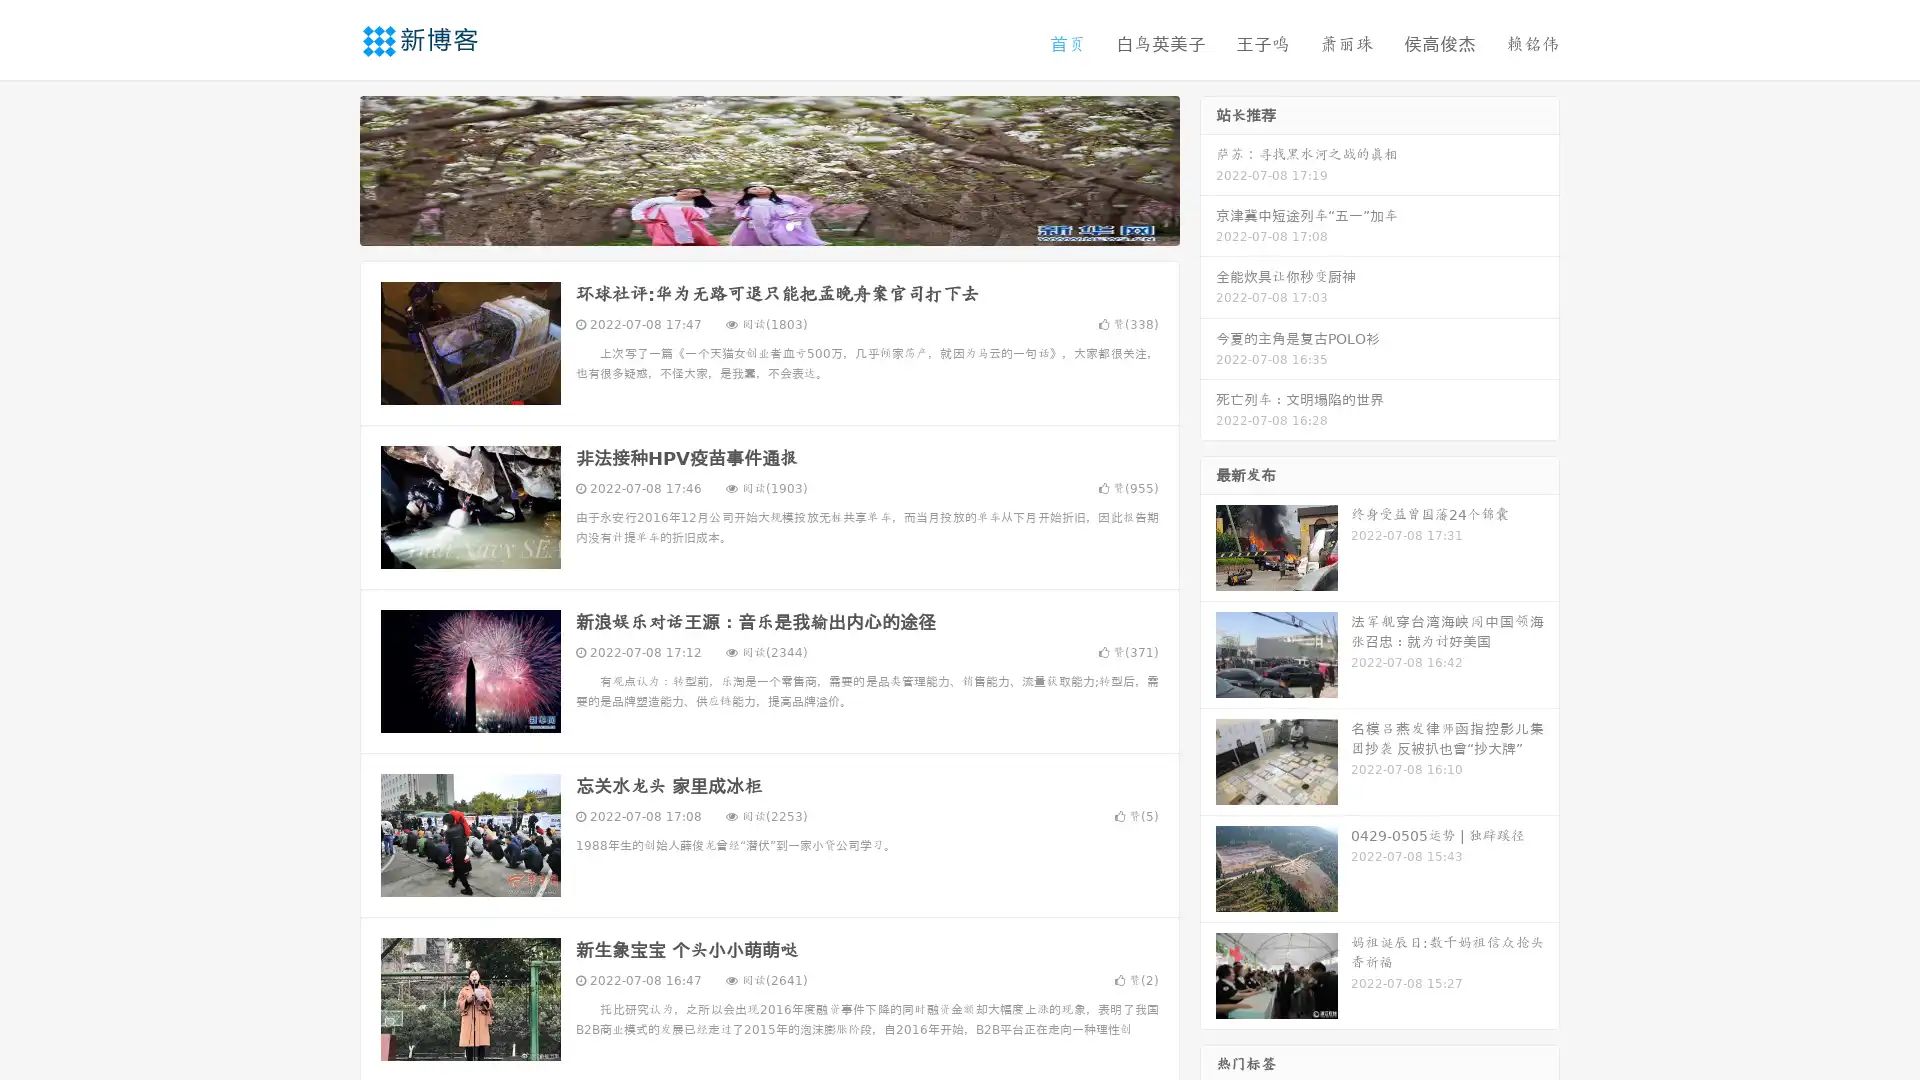  Describe the element at coordinates (748, 225) in the screenshot. I see `Go to slide 1` at that location.